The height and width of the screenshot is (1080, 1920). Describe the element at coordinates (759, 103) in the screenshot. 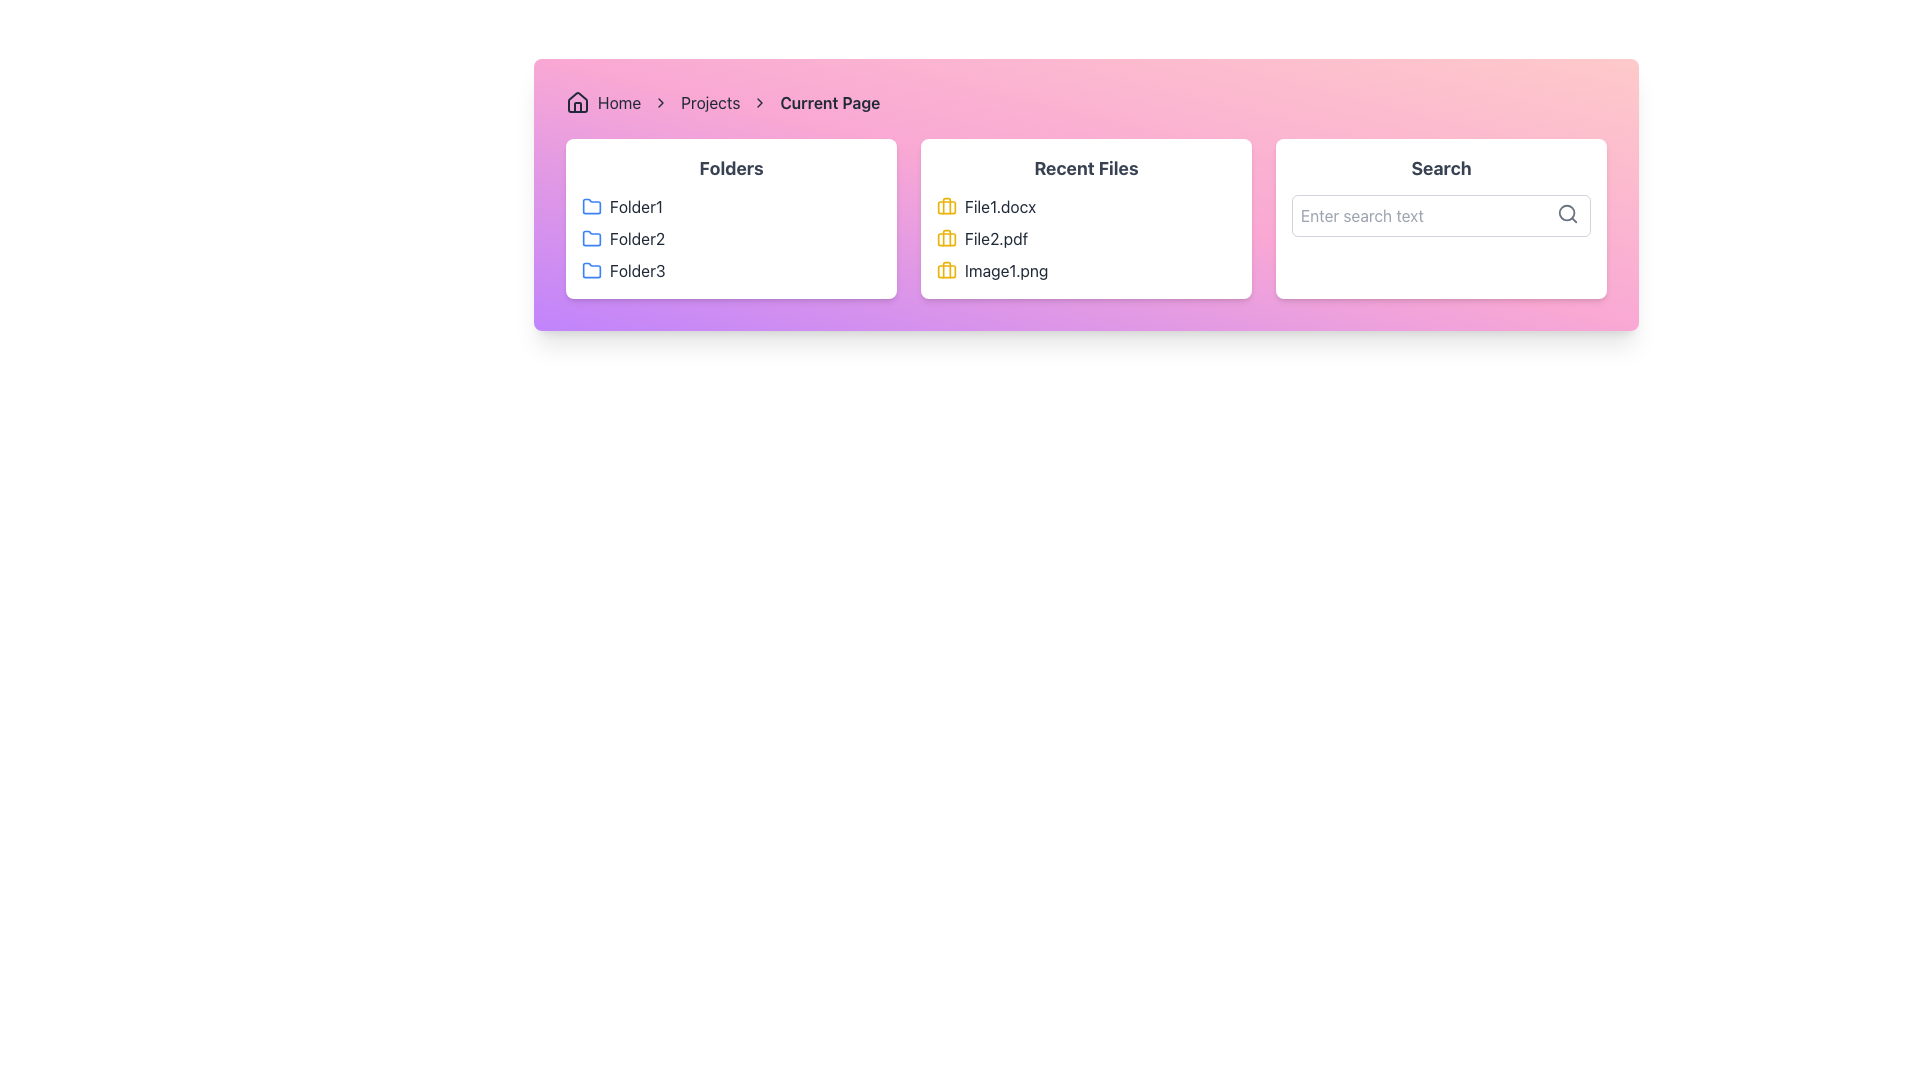

I see `the third chevron-right icon in the breadcrumb navigation, positioned between the 'Projects' text link and the 'Current Page' label` at that location.